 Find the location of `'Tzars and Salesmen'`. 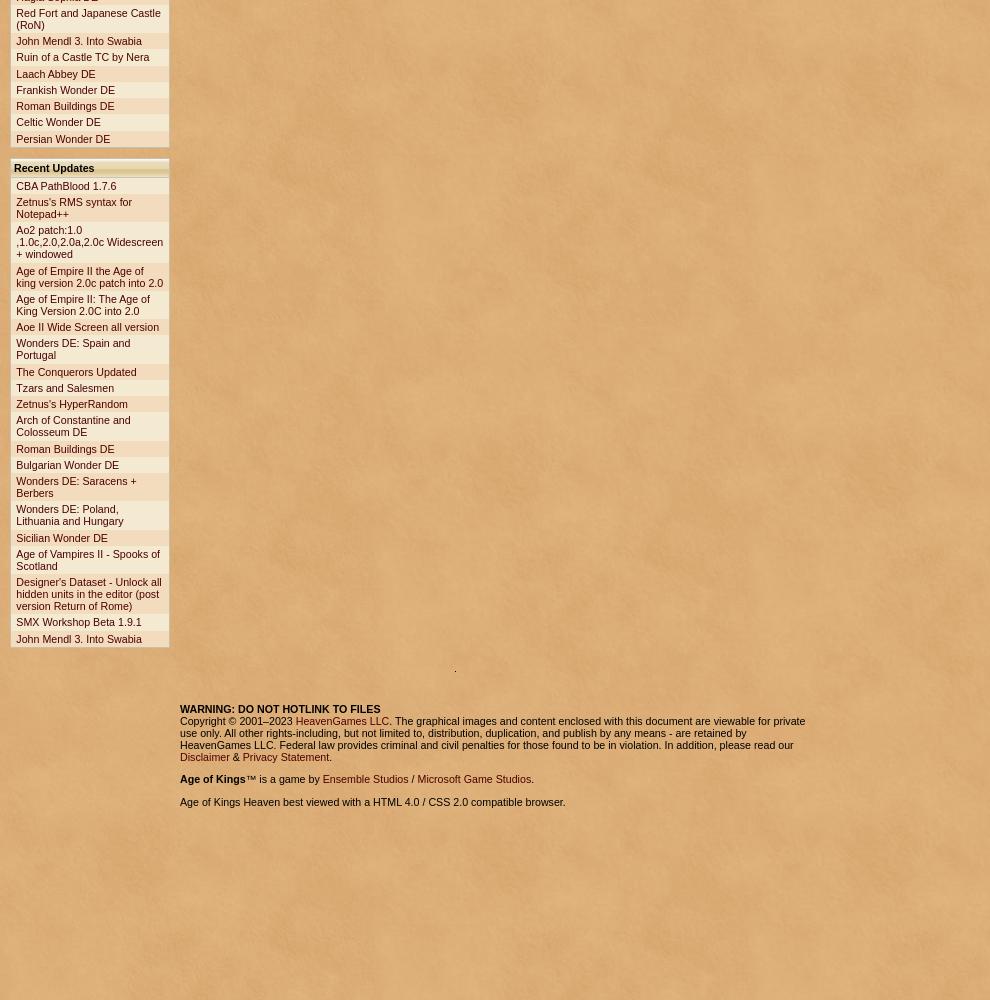

'Tzars and Salesmen' is located at coordinates (65, 387).